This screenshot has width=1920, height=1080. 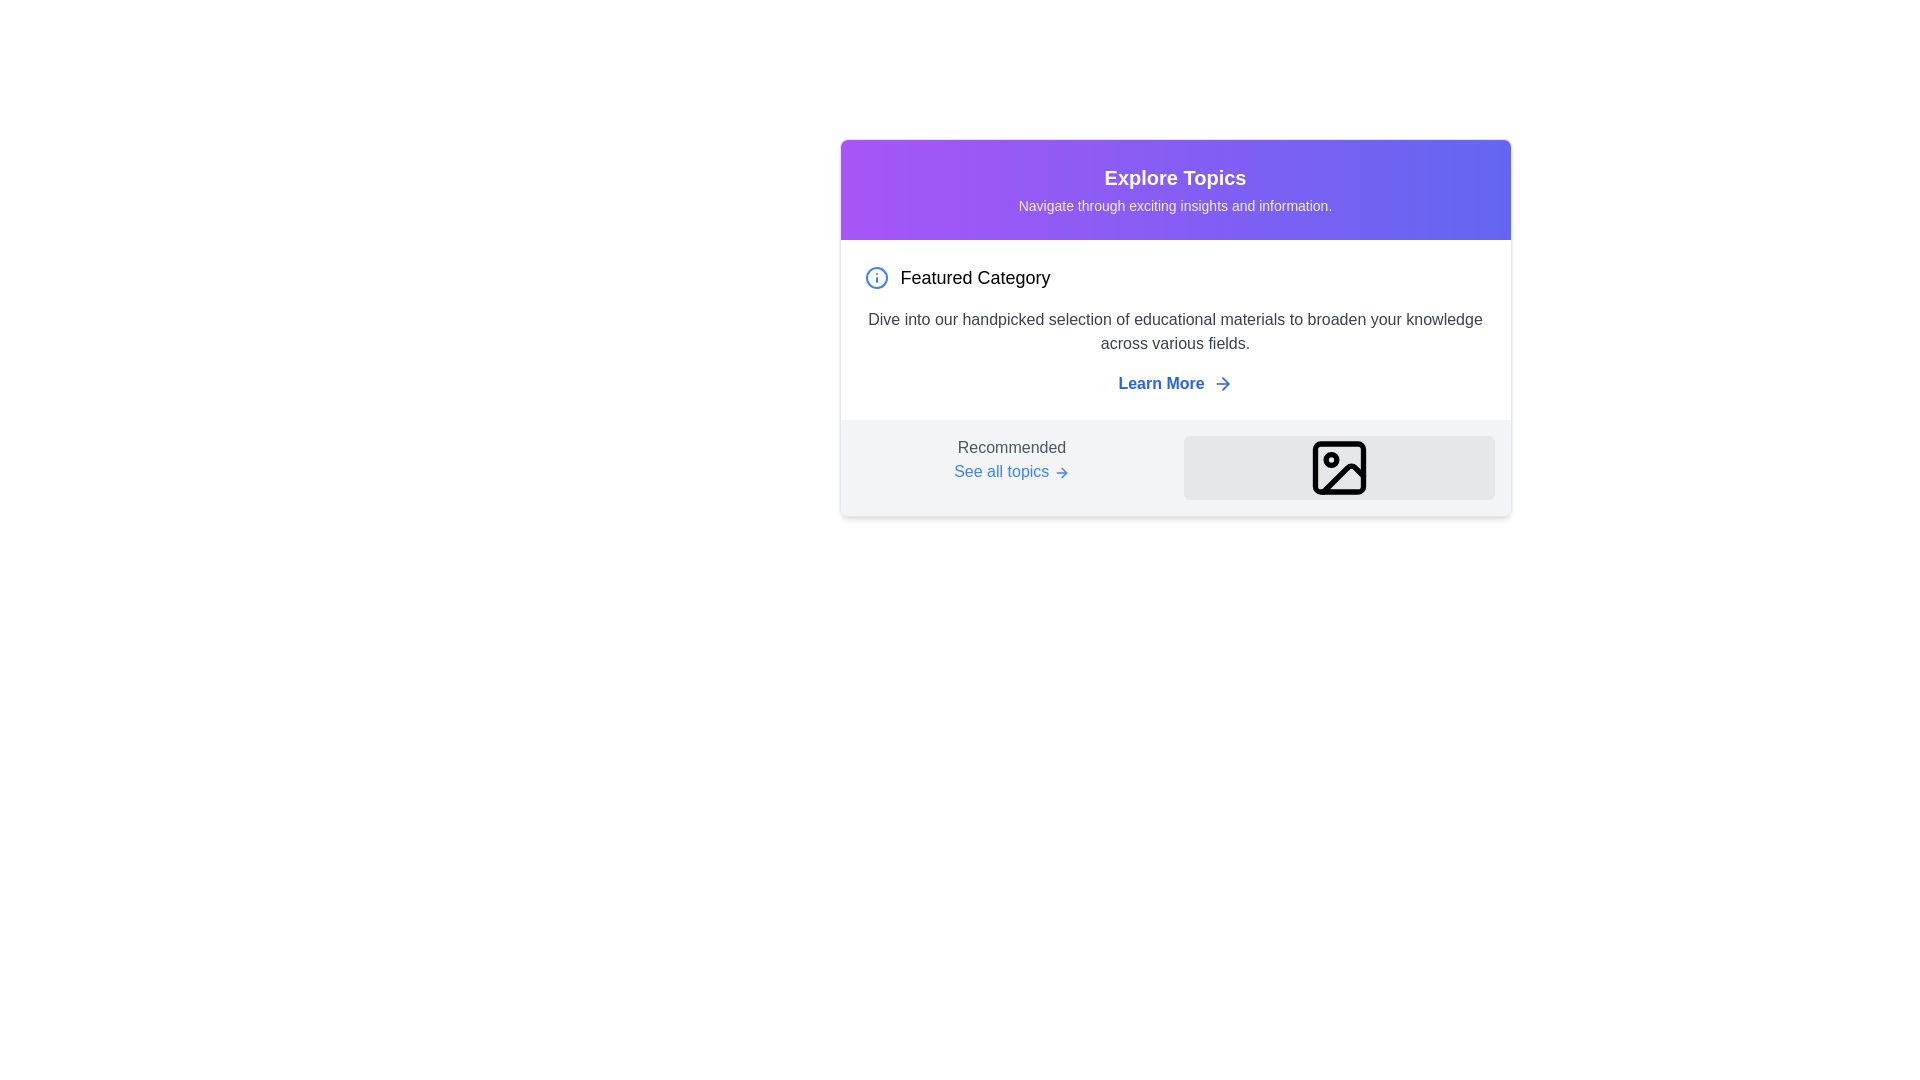 What do you see at coordinates (975, 277) in the screenshot?
I see `the text label that reads 'Featured Category', which is styled in a medium-large sans-serif font and is positioned to the right of an information icon` at bounding box center [975, 277].